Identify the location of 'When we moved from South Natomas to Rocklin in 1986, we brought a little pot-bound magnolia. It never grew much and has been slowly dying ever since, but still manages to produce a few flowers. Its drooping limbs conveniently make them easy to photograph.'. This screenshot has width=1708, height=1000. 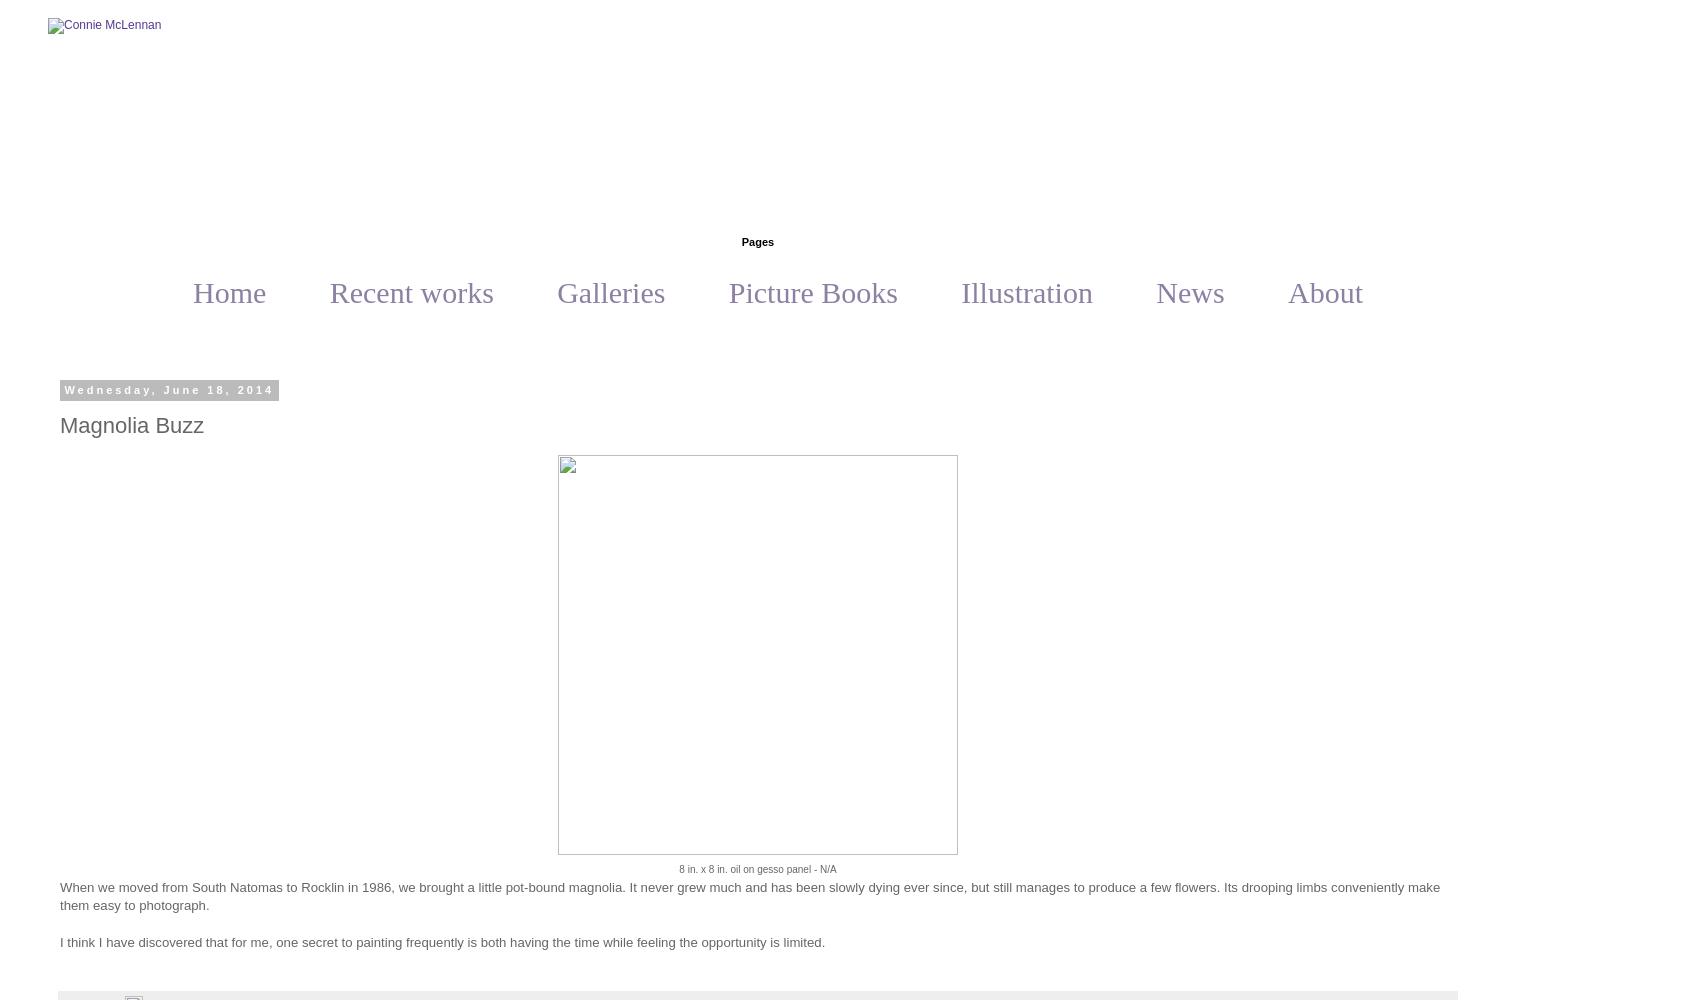
(749, 896).